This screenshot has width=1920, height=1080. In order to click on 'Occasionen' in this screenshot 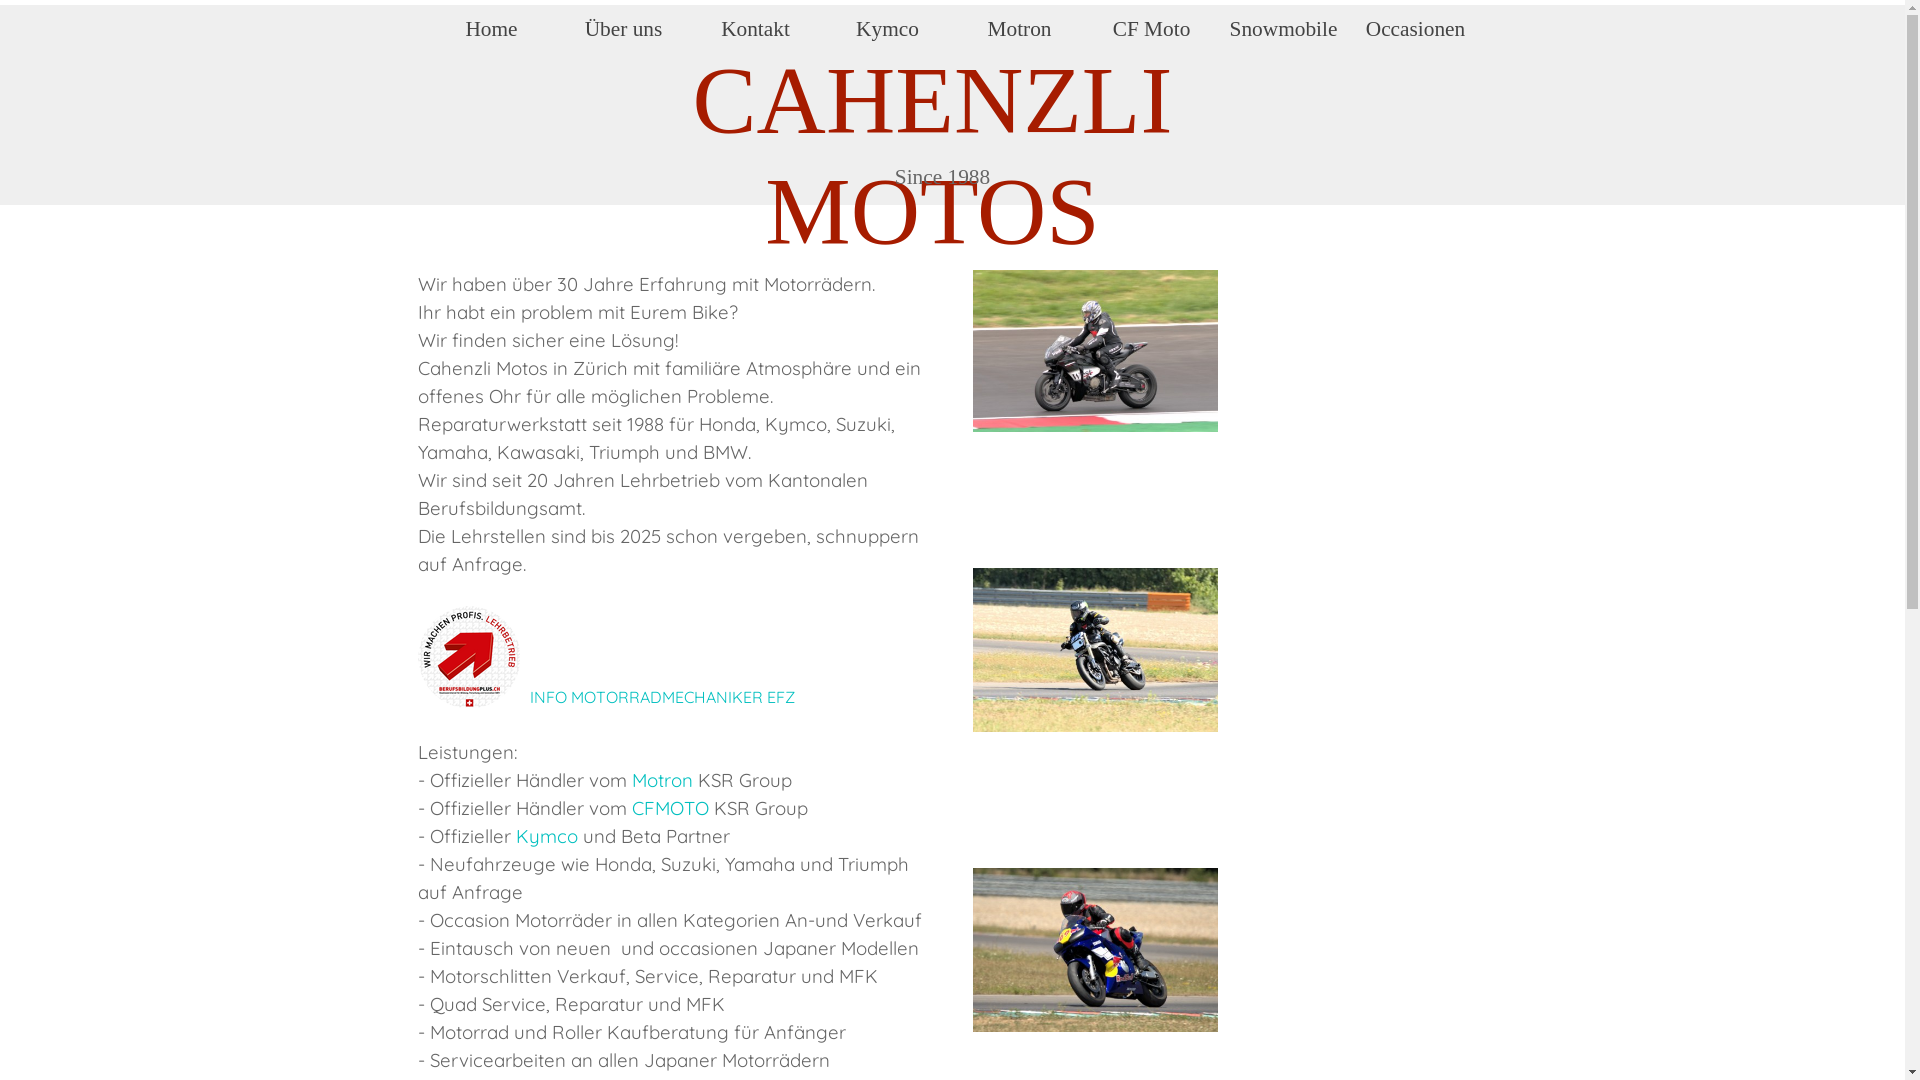, I will do `click(1415, 29)`.